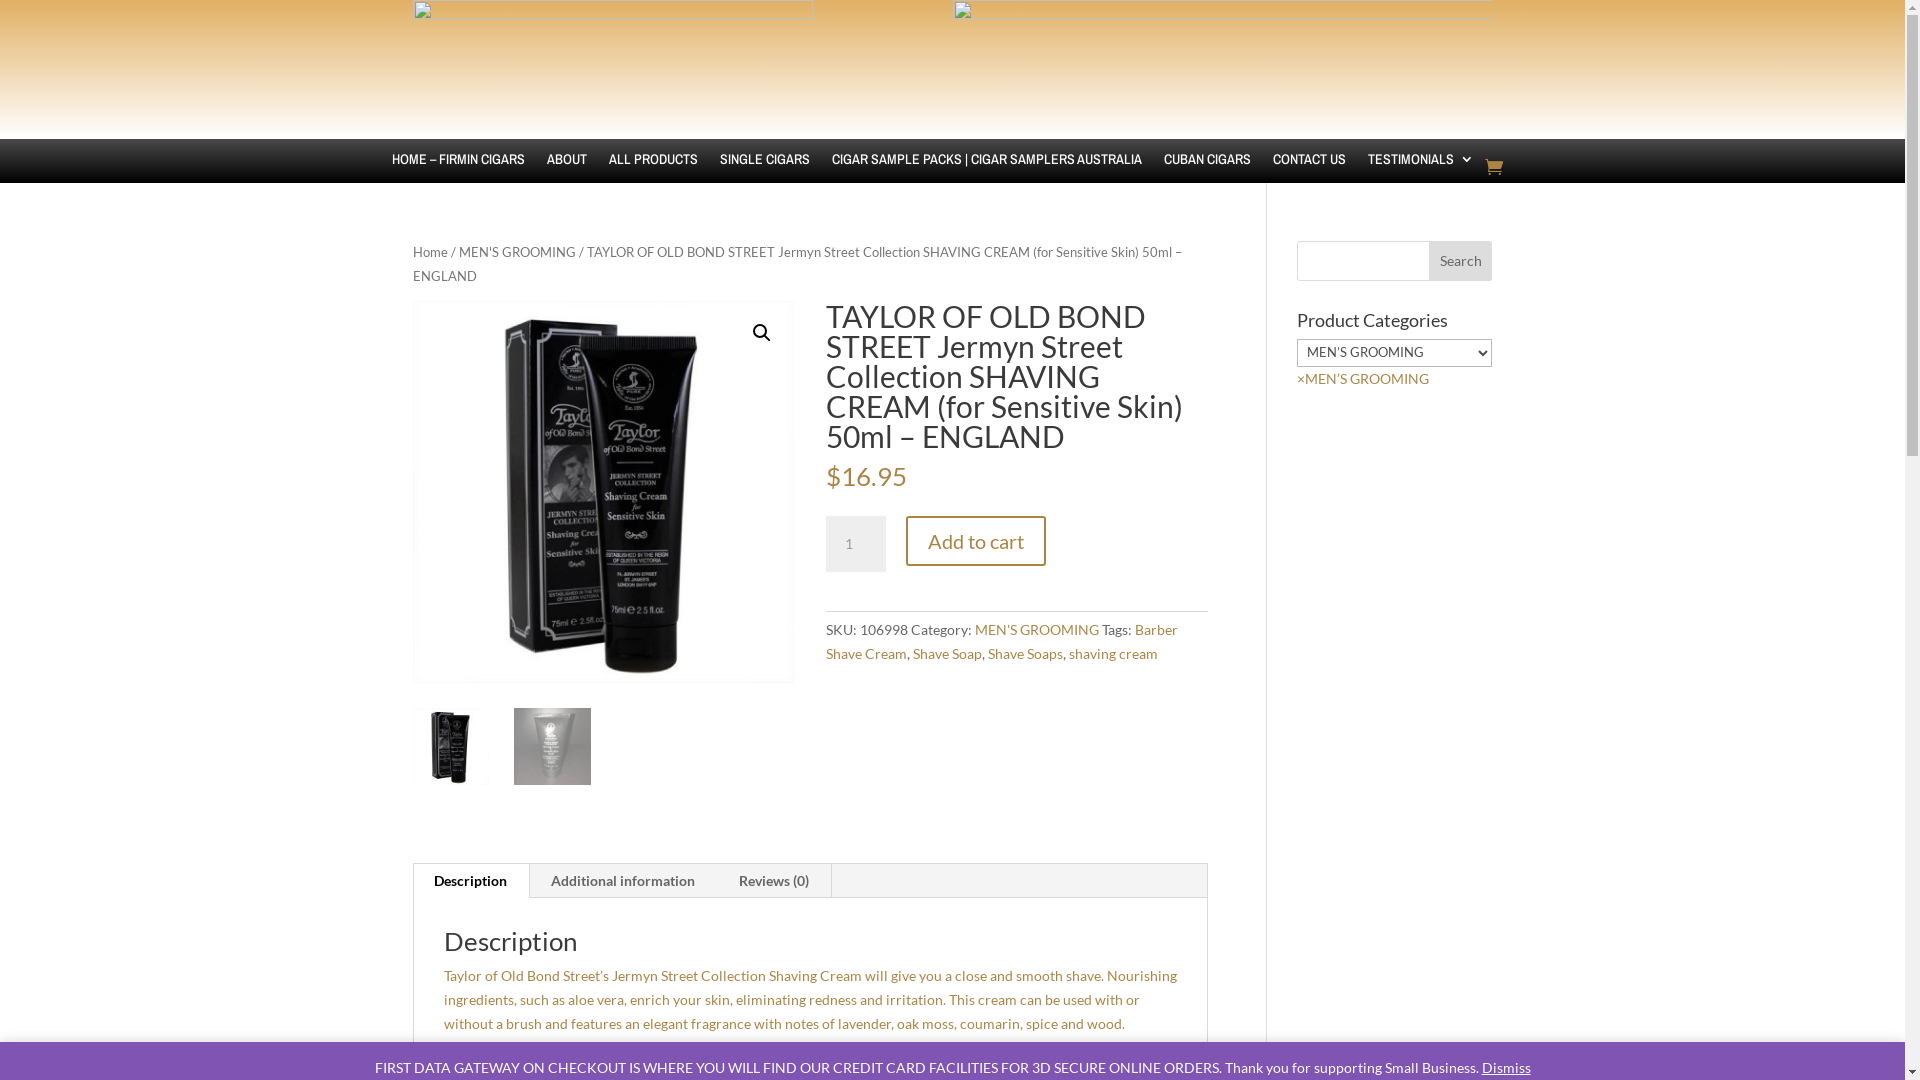 The height and width of the screenshot is (1080, 1920). What do you see at coordinates (946, 653) in the screenshot?
I see `'Shave Soap'` at bounding box center [946, 653].